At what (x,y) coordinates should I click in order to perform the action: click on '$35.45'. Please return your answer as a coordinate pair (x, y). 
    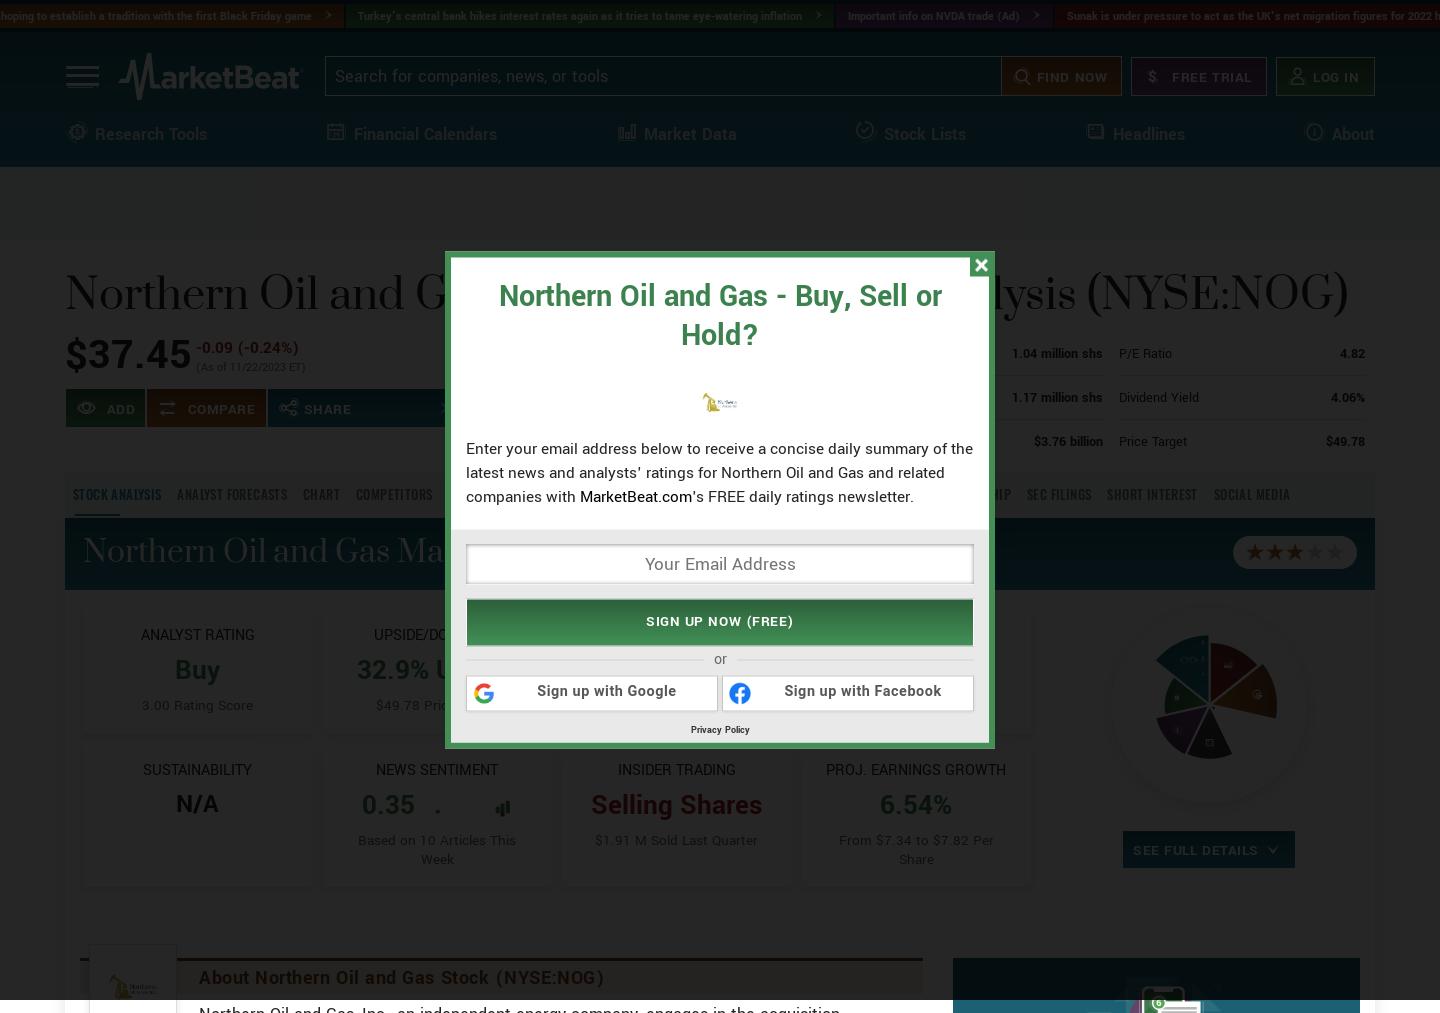
    Looking at the image, I should click on (678, 469).